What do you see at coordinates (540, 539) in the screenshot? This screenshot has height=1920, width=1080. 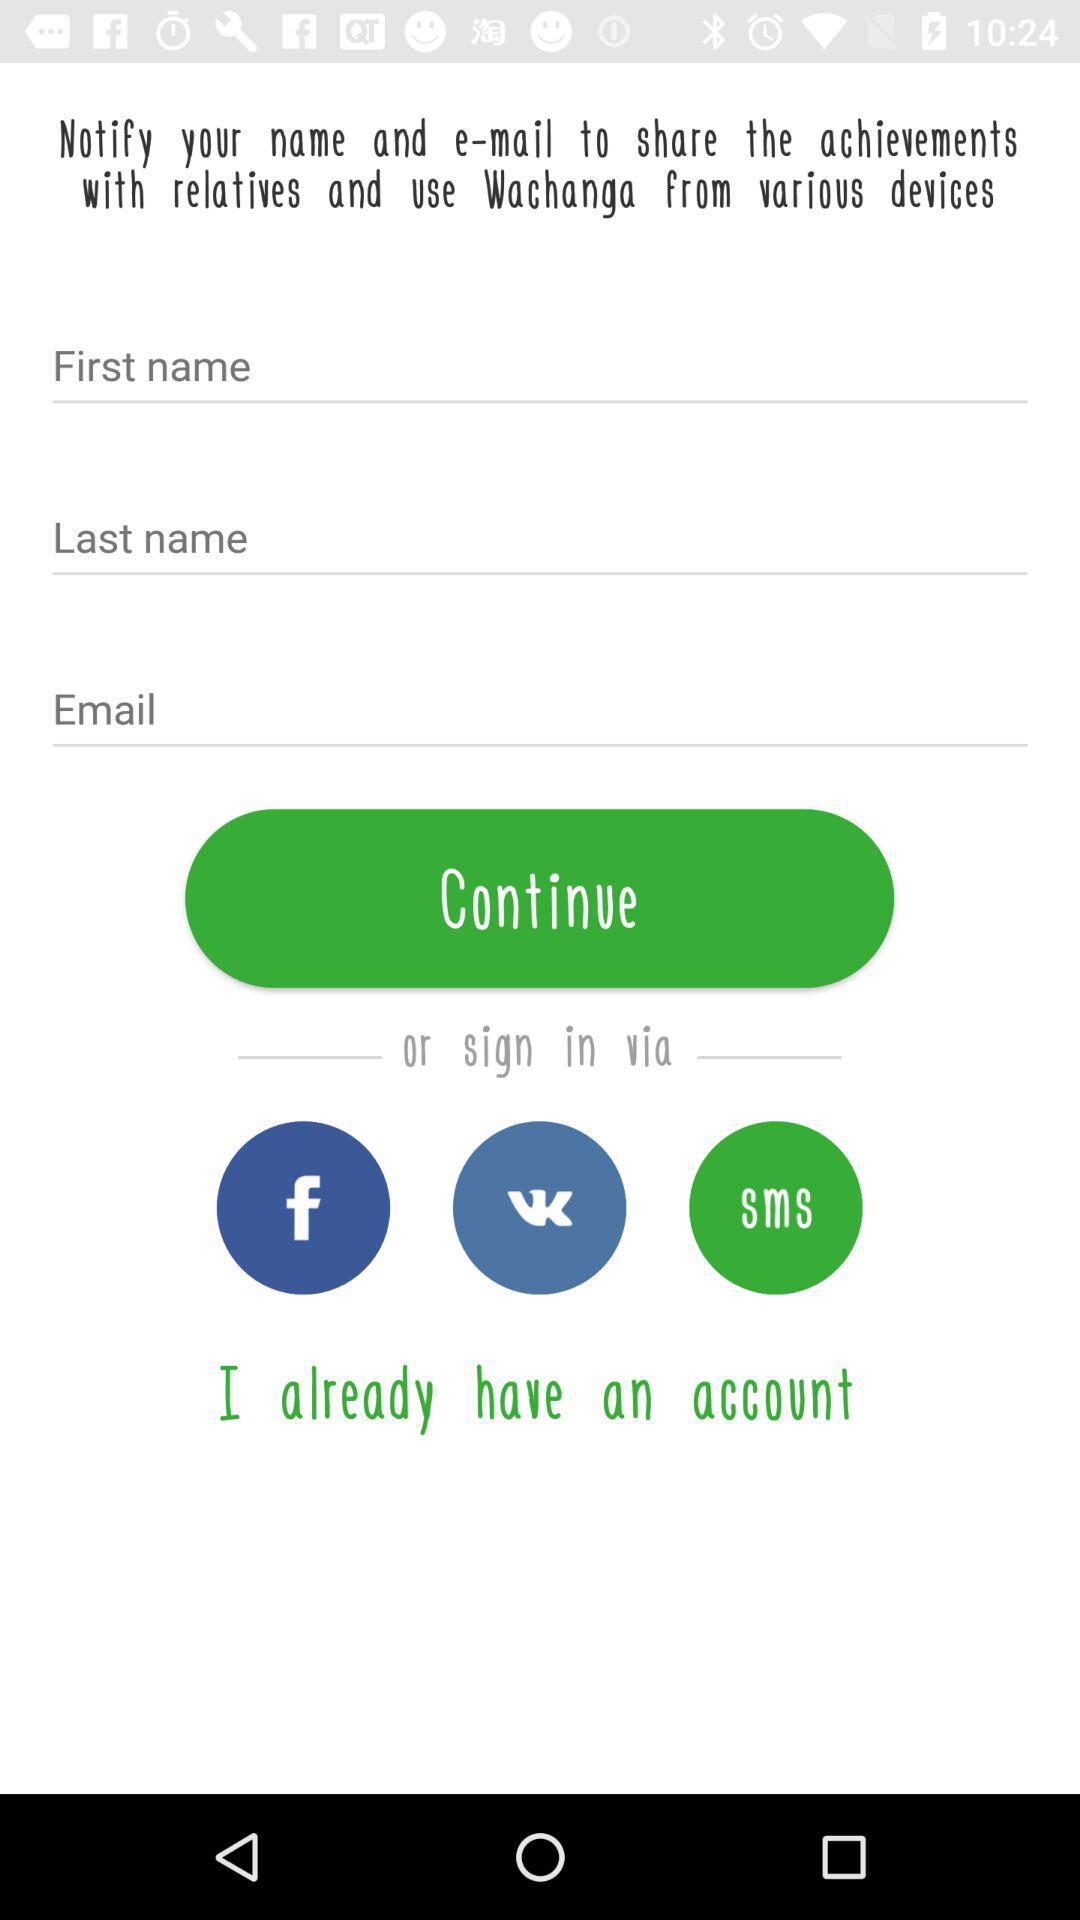 I see `text box for last name` at bounding box center [540, 539].